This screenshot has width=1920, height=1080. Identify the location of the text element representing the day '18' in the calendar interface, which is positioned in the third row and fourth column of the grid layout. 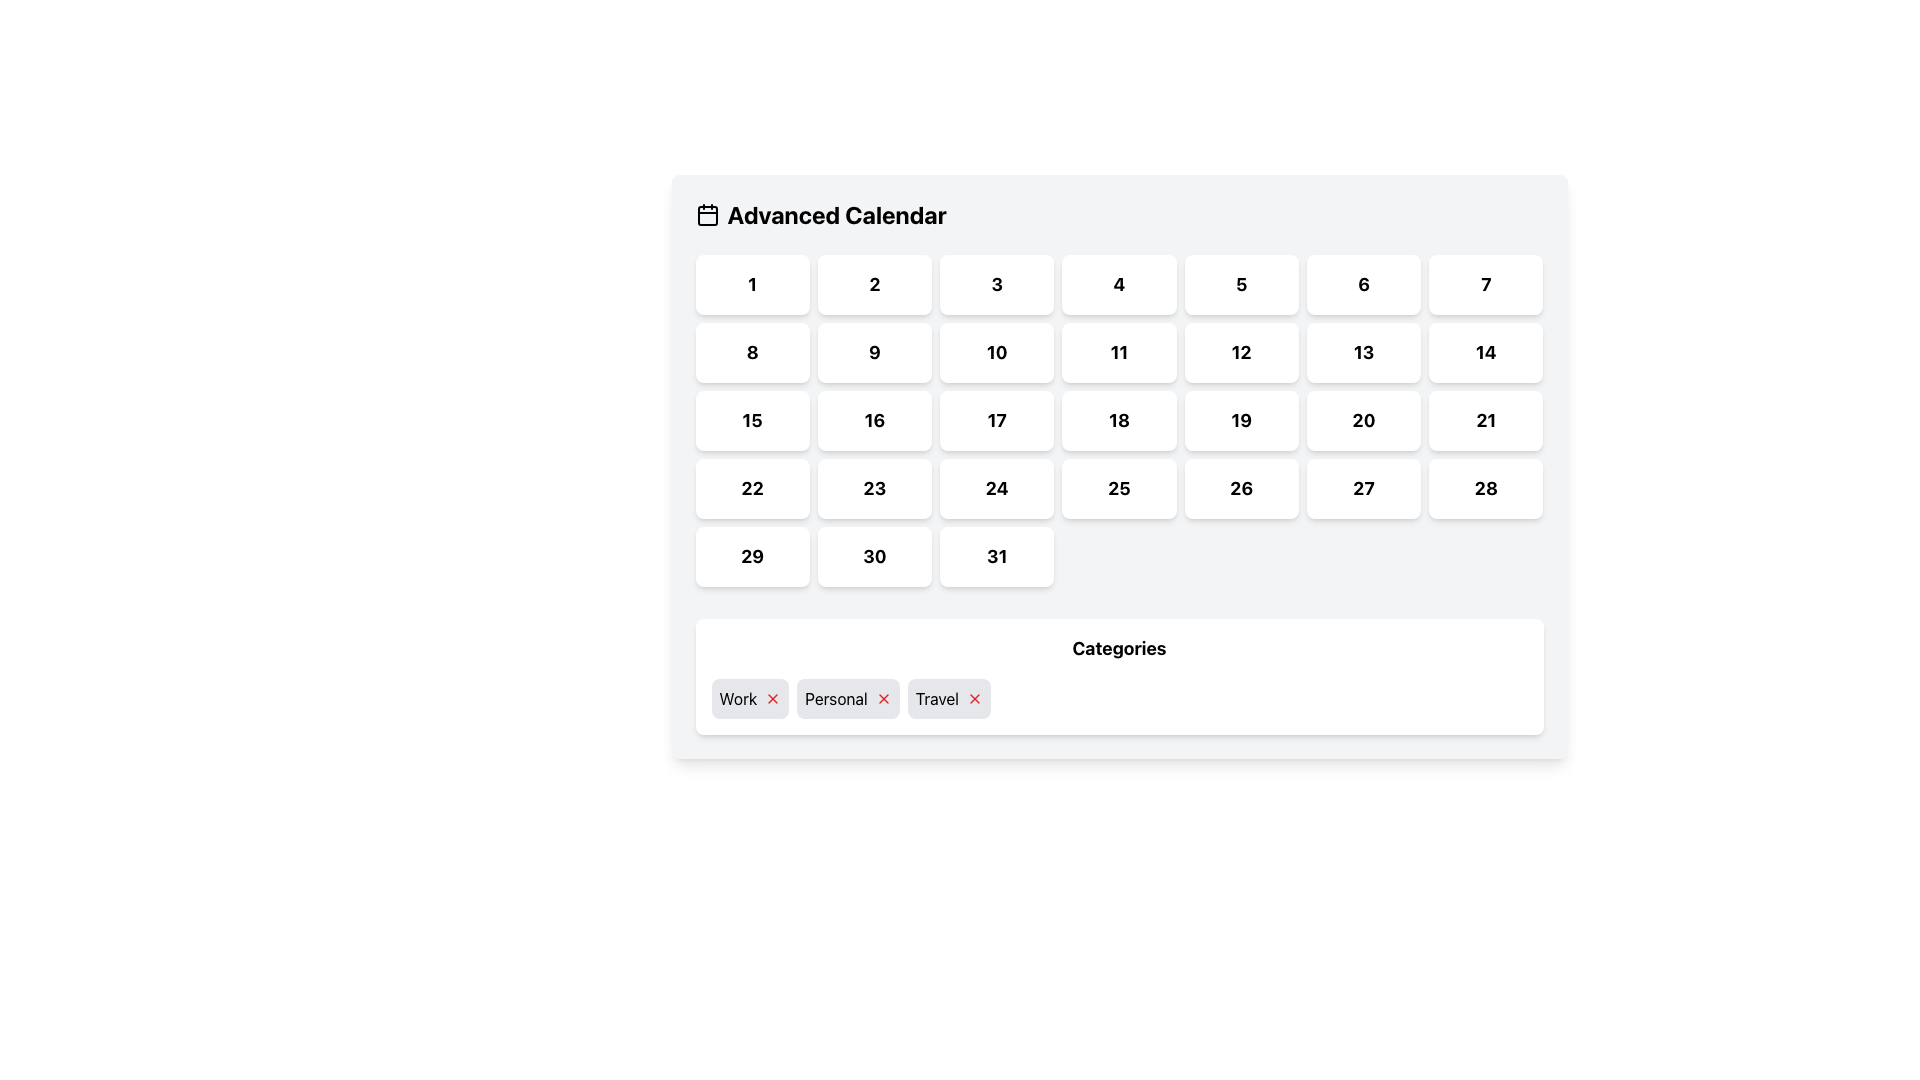
(1118, 419).